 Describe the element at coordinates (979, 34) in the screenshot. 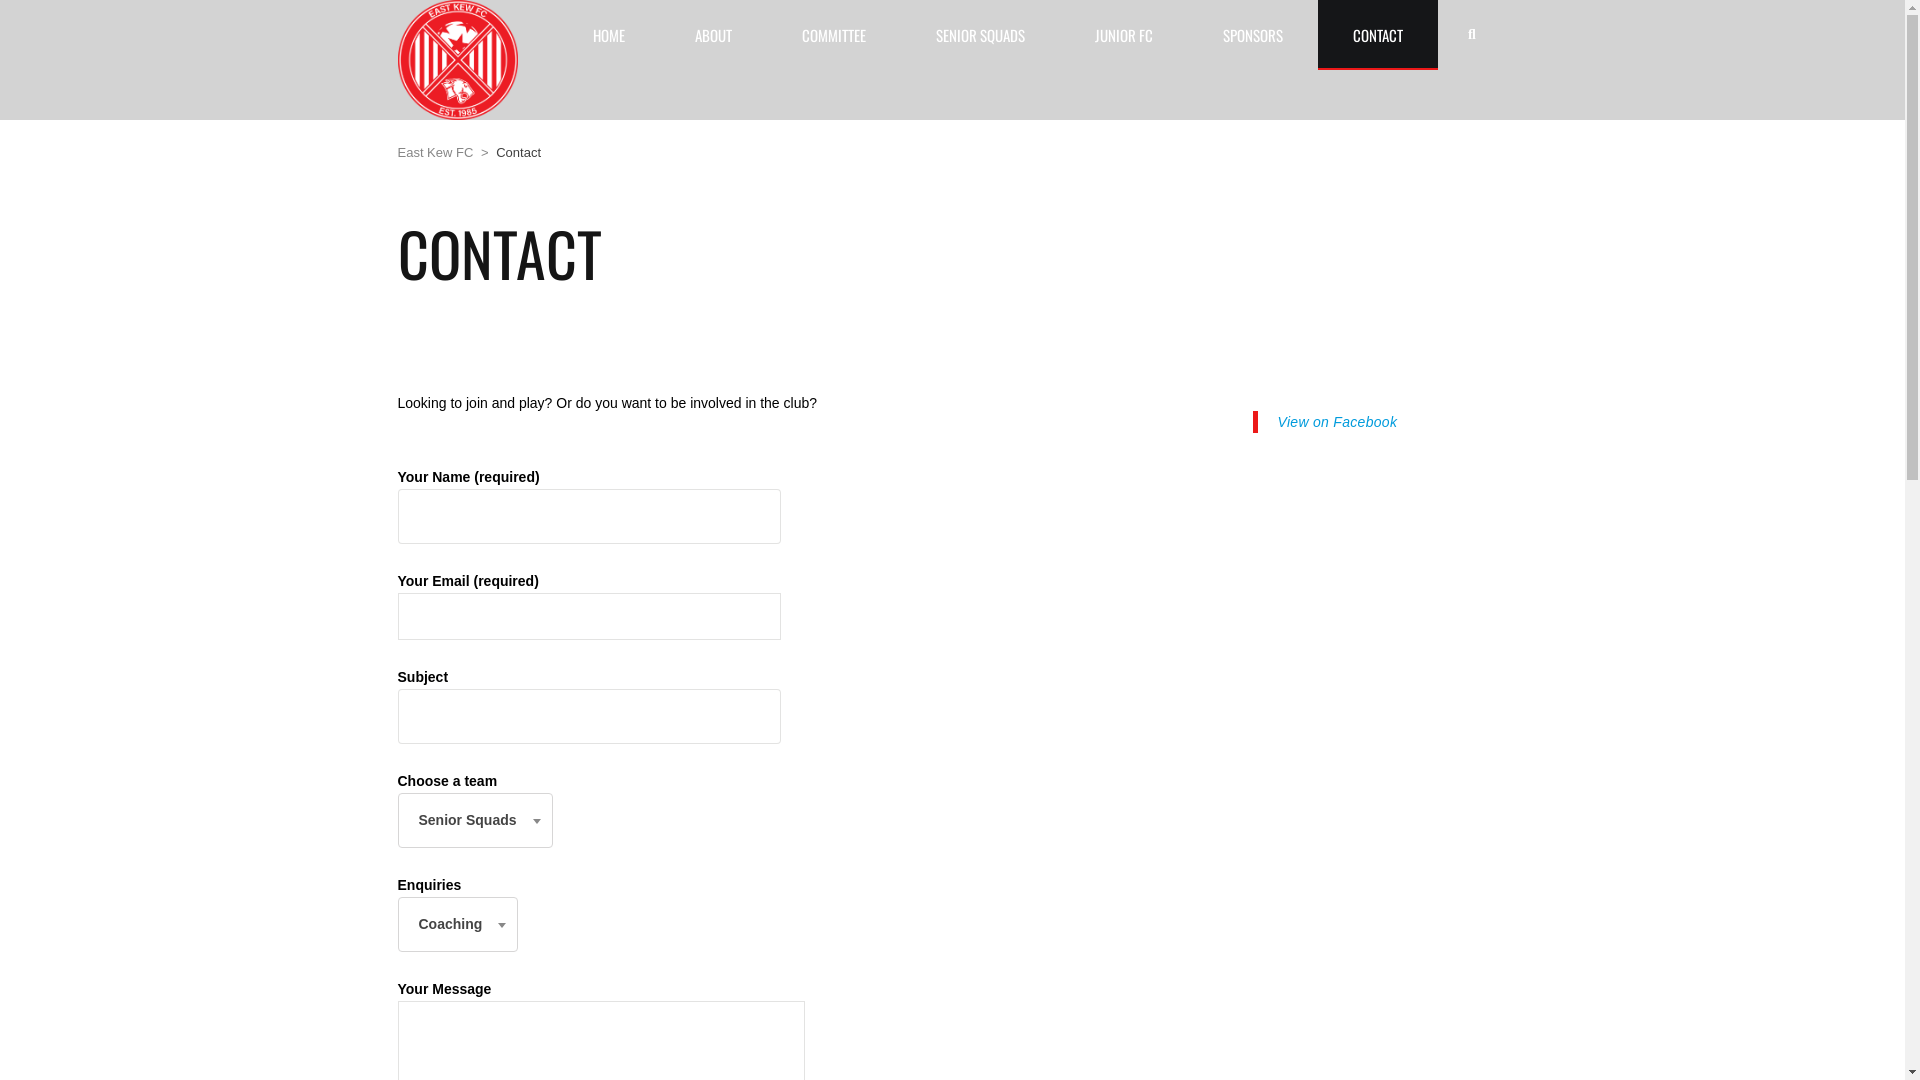

I see `'SENIOR SQUADS'` at that location.